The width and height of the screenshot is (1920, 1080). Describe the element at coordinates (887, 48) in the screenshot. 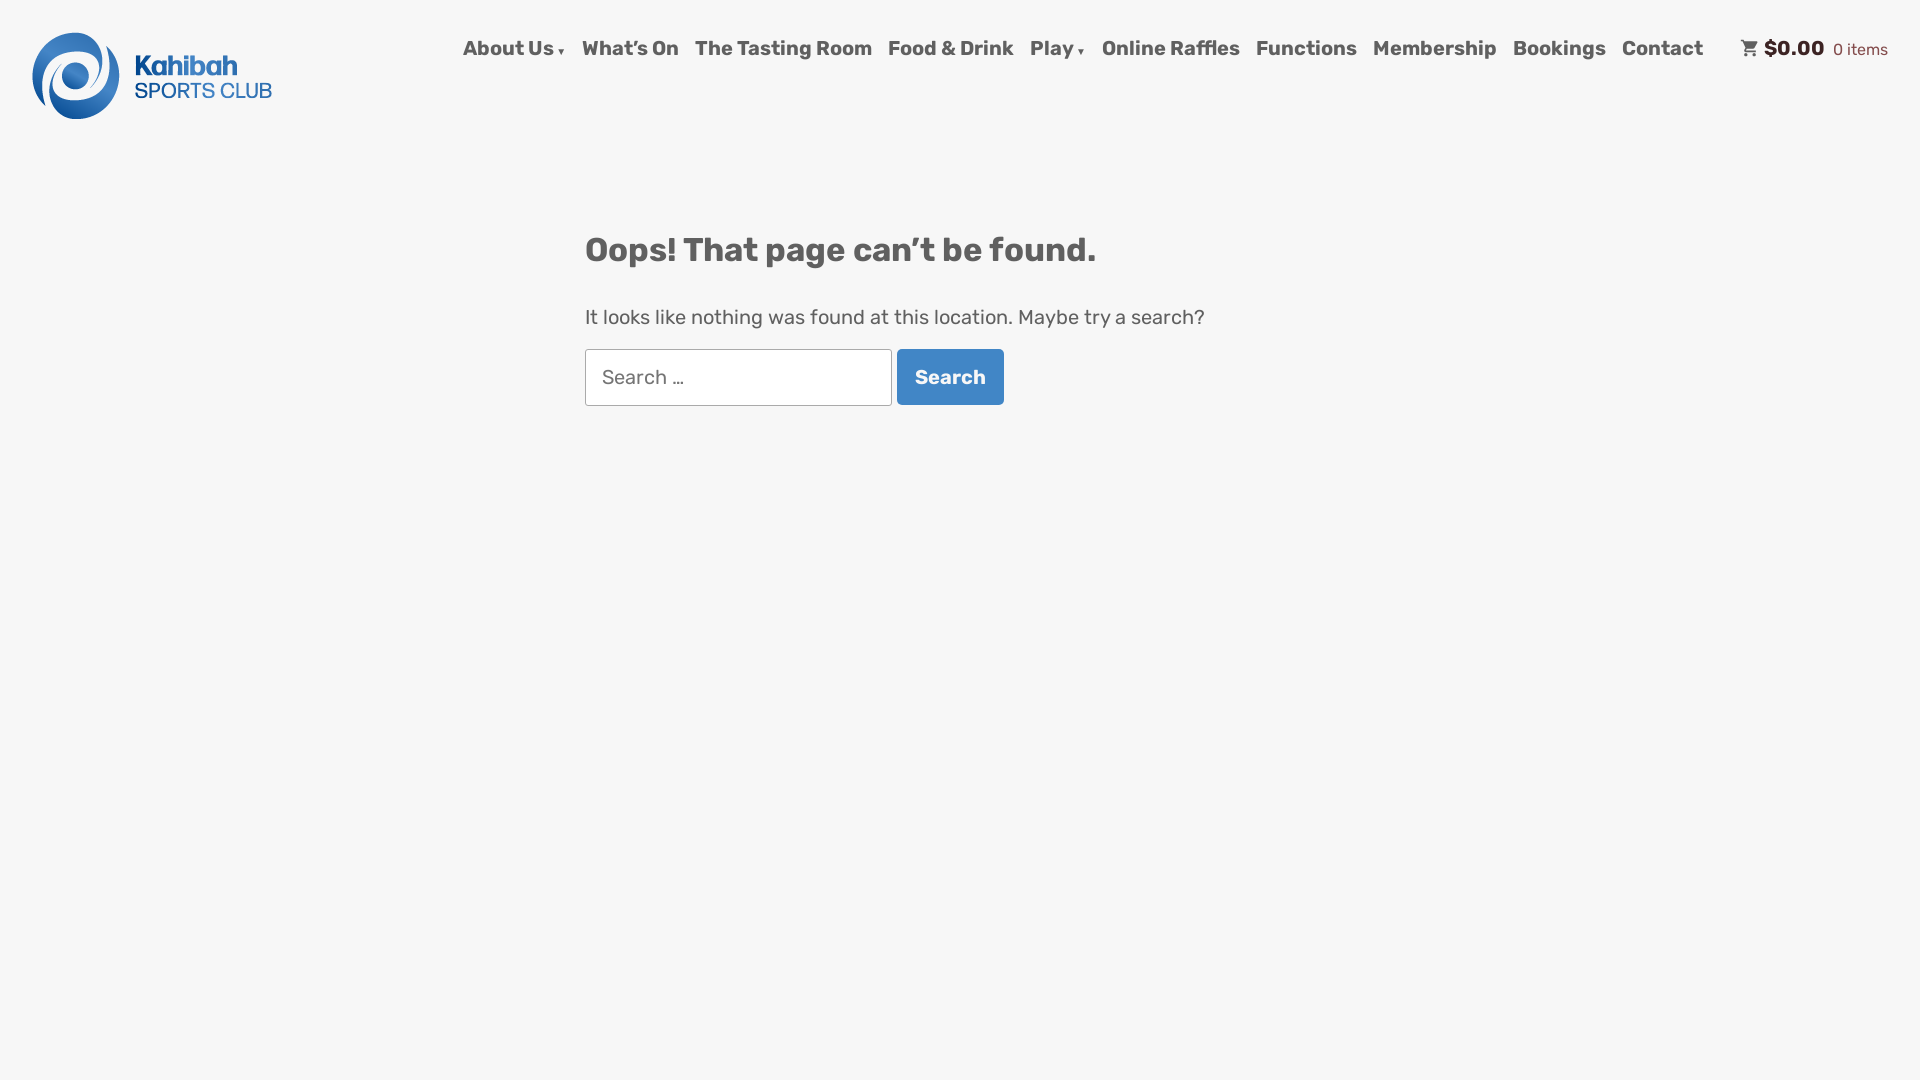

I see `'Food & Drink'` at that location.